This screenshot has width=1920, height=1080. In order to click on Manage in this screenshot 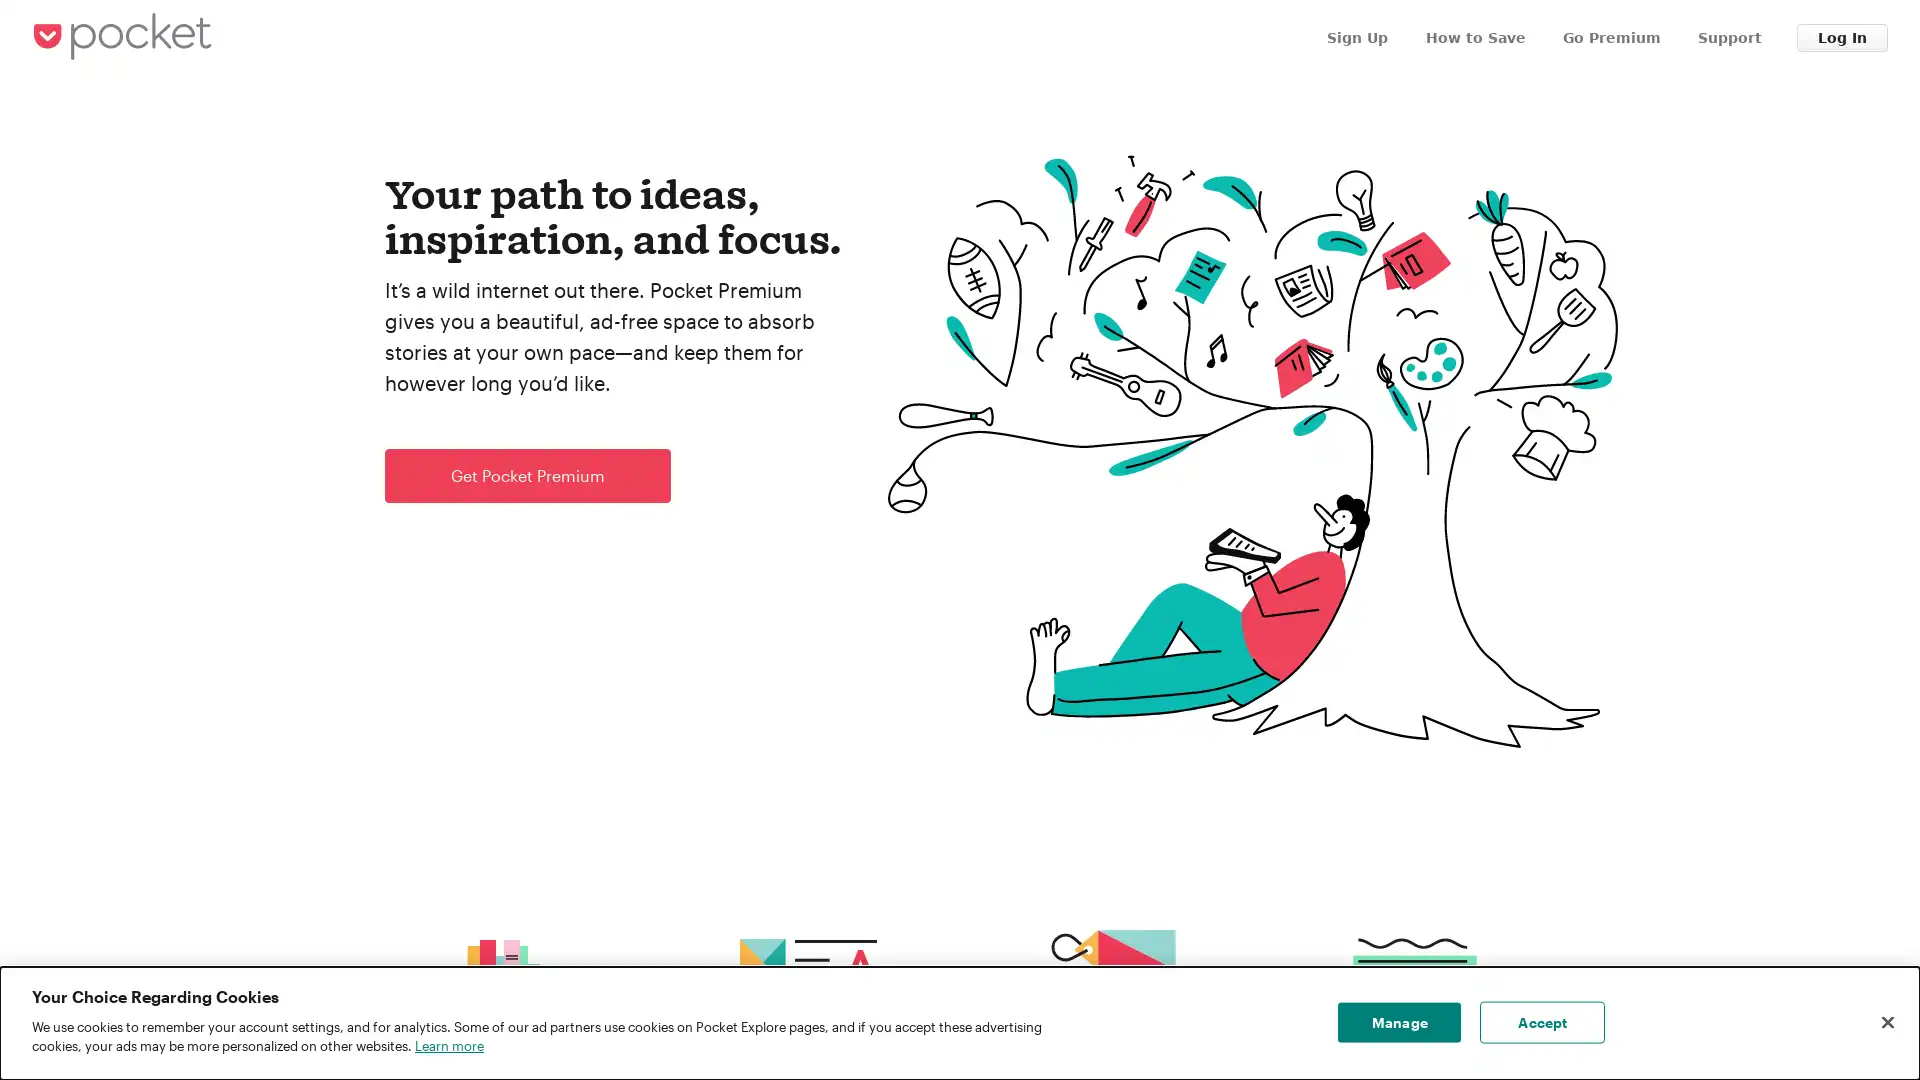, I will do `click(1398, 1022)`.